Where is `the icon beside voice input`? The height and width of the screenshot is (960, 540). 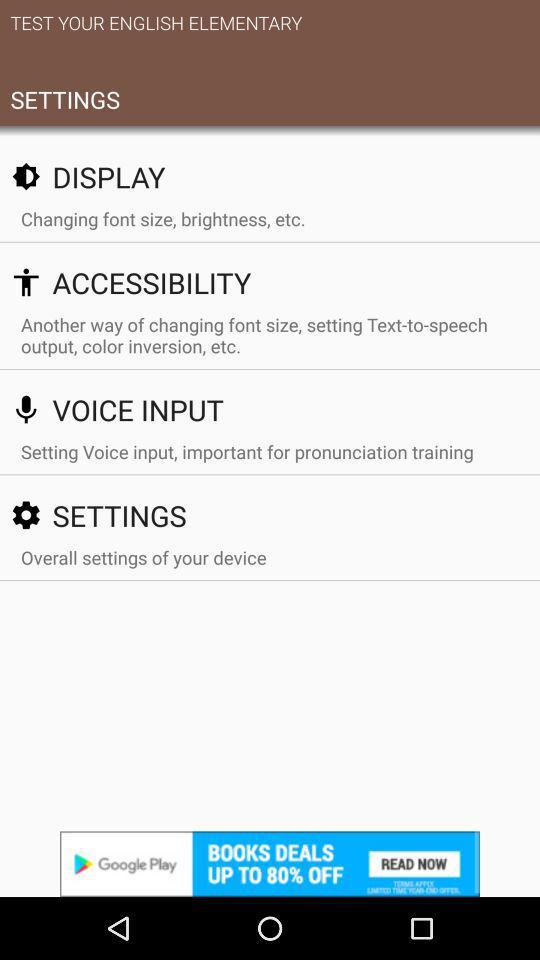
the icon beside voice input is located at coordinates (25, 408).